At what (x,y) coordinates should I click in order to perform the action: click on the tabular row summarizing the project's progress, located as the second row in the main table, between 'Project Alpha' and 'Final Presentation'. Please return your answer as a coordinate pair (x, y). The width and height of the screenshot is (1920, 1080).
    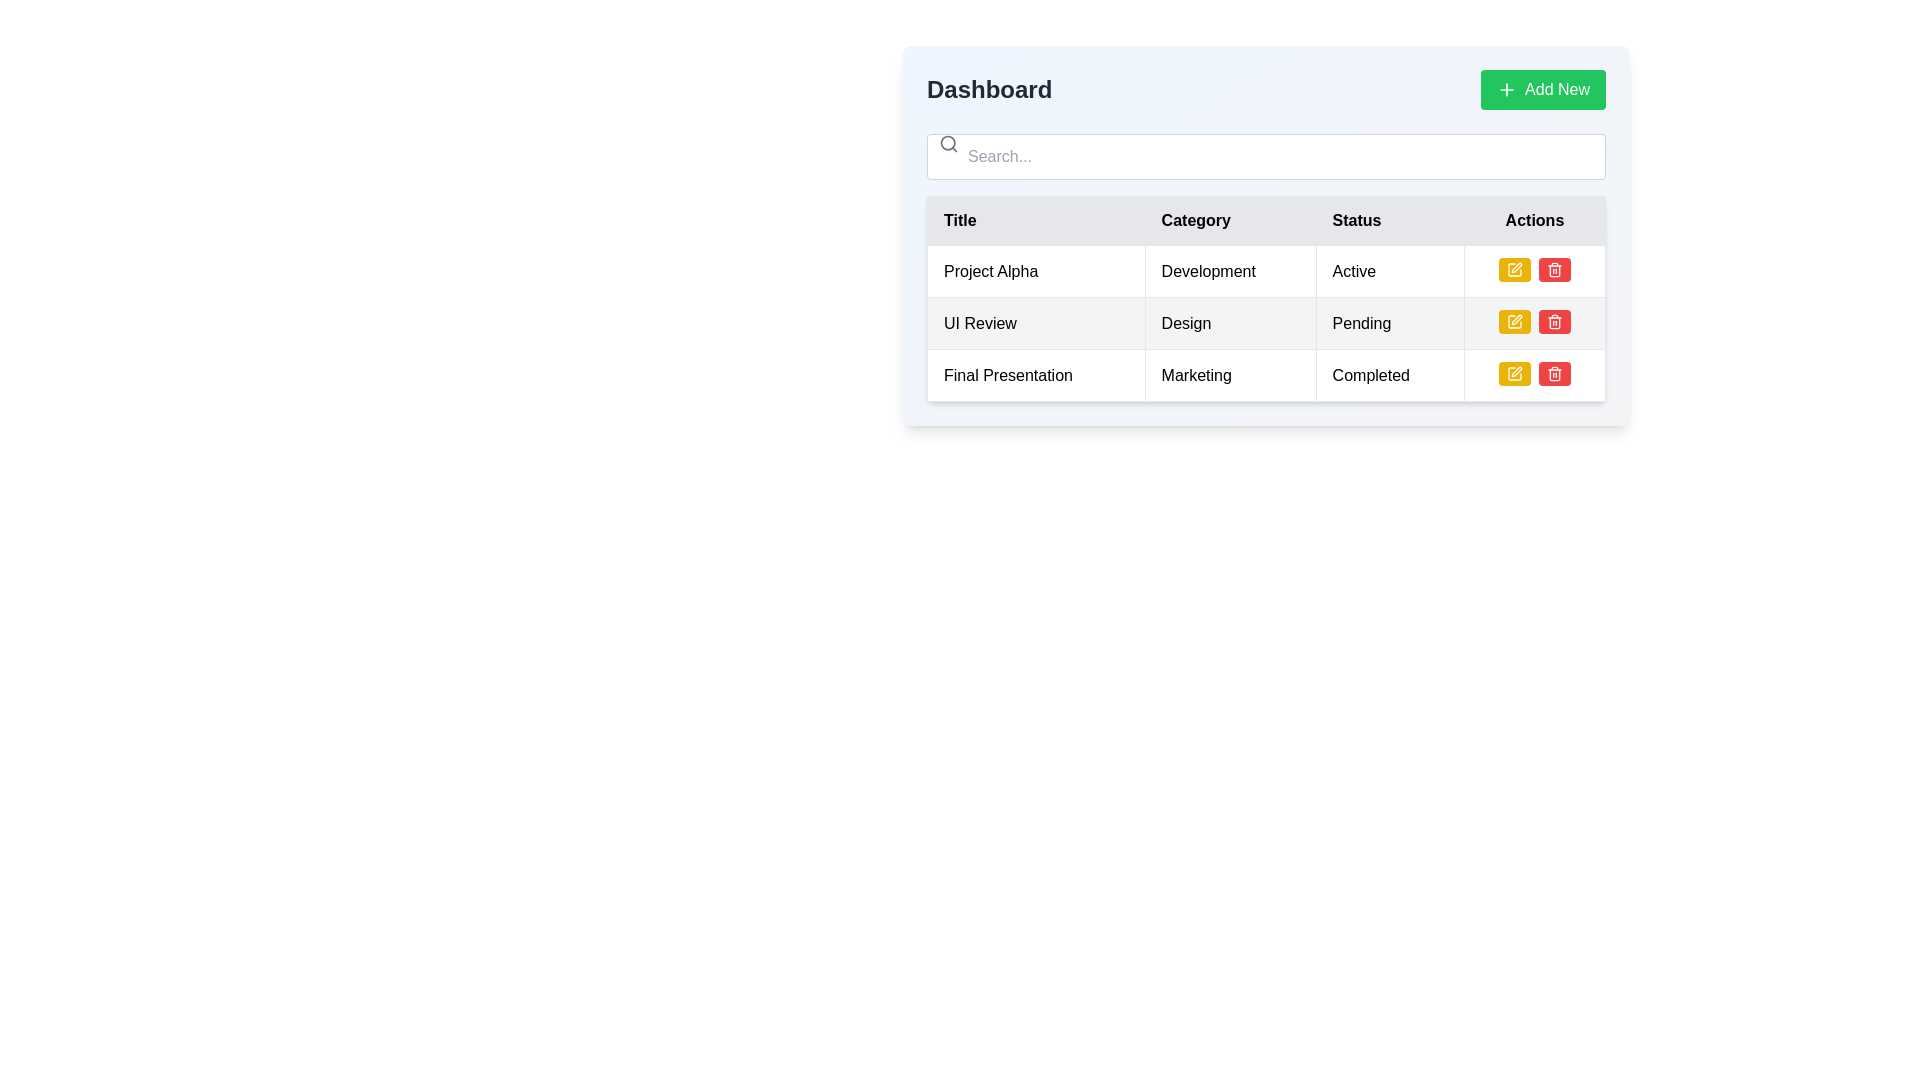
    Looking at the image, I should click on (1265, 322).